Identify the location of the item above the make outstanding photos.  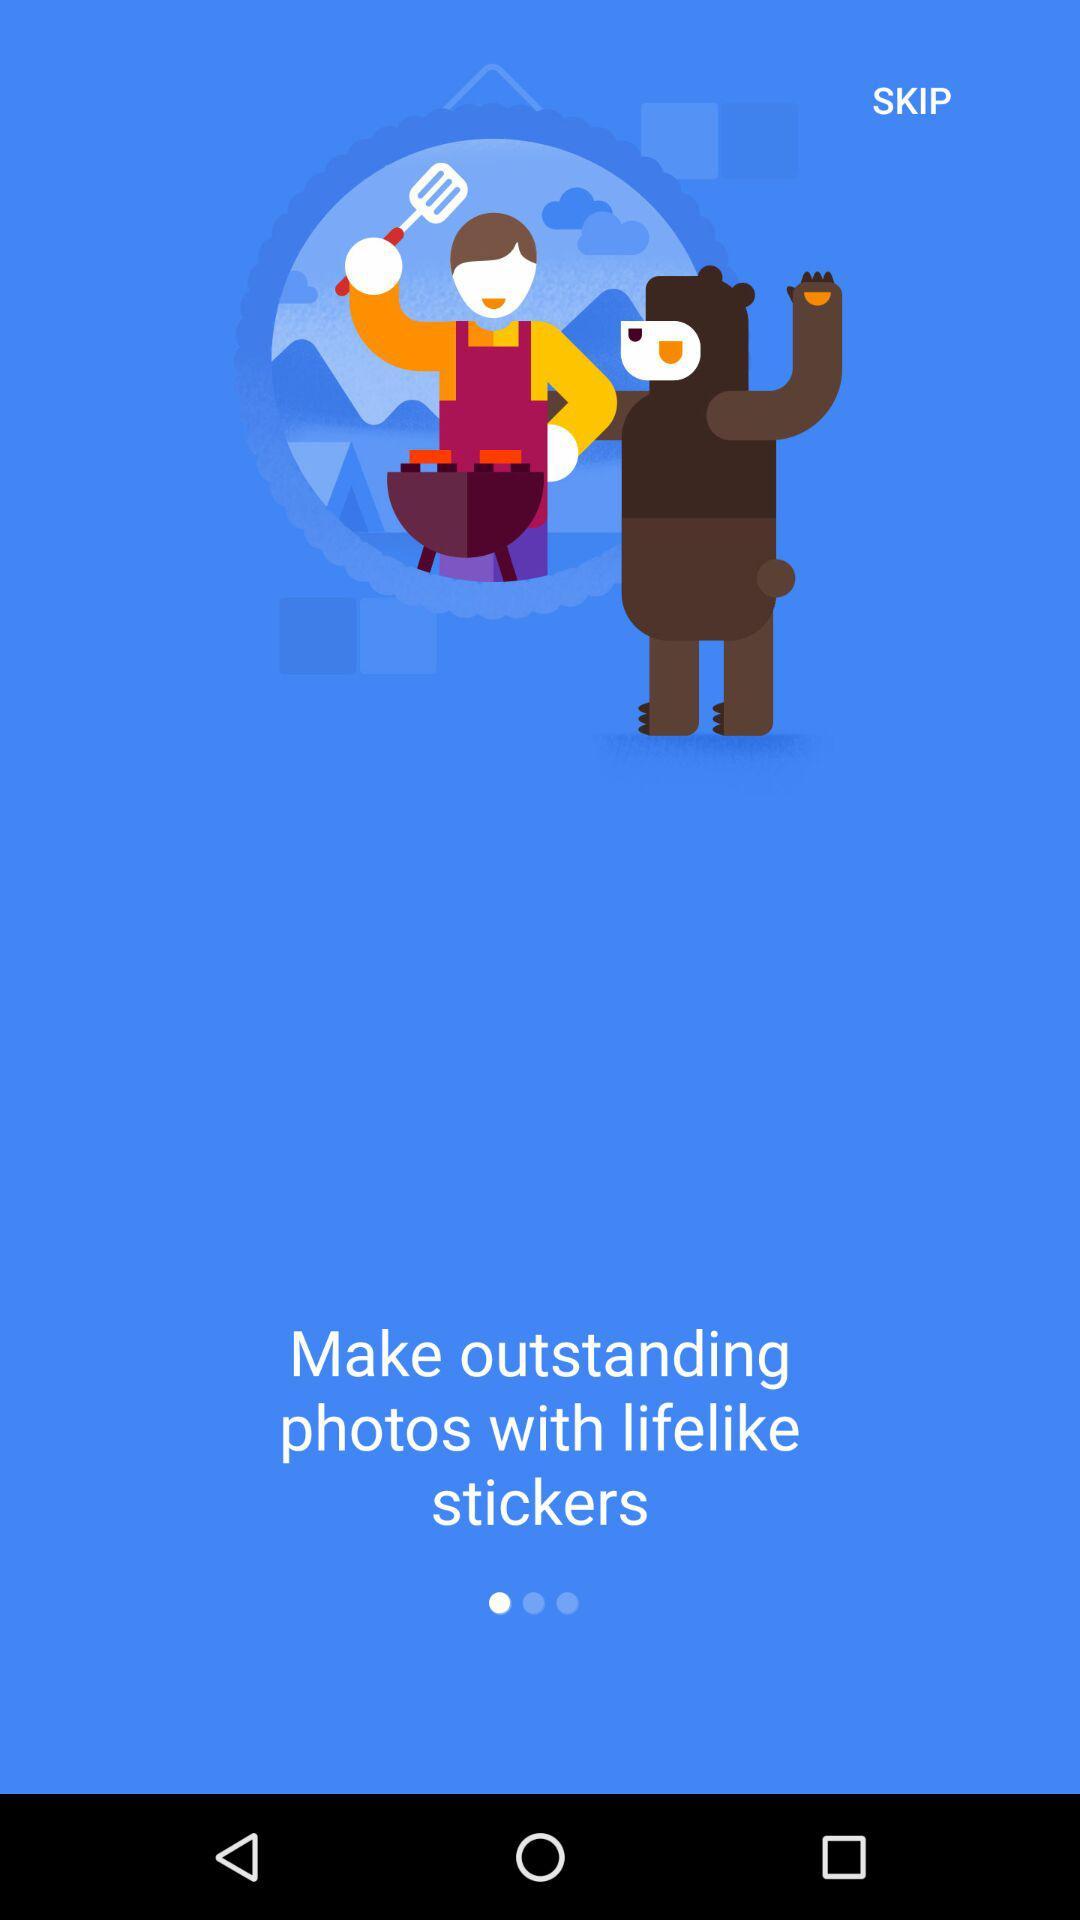
(911, 98).